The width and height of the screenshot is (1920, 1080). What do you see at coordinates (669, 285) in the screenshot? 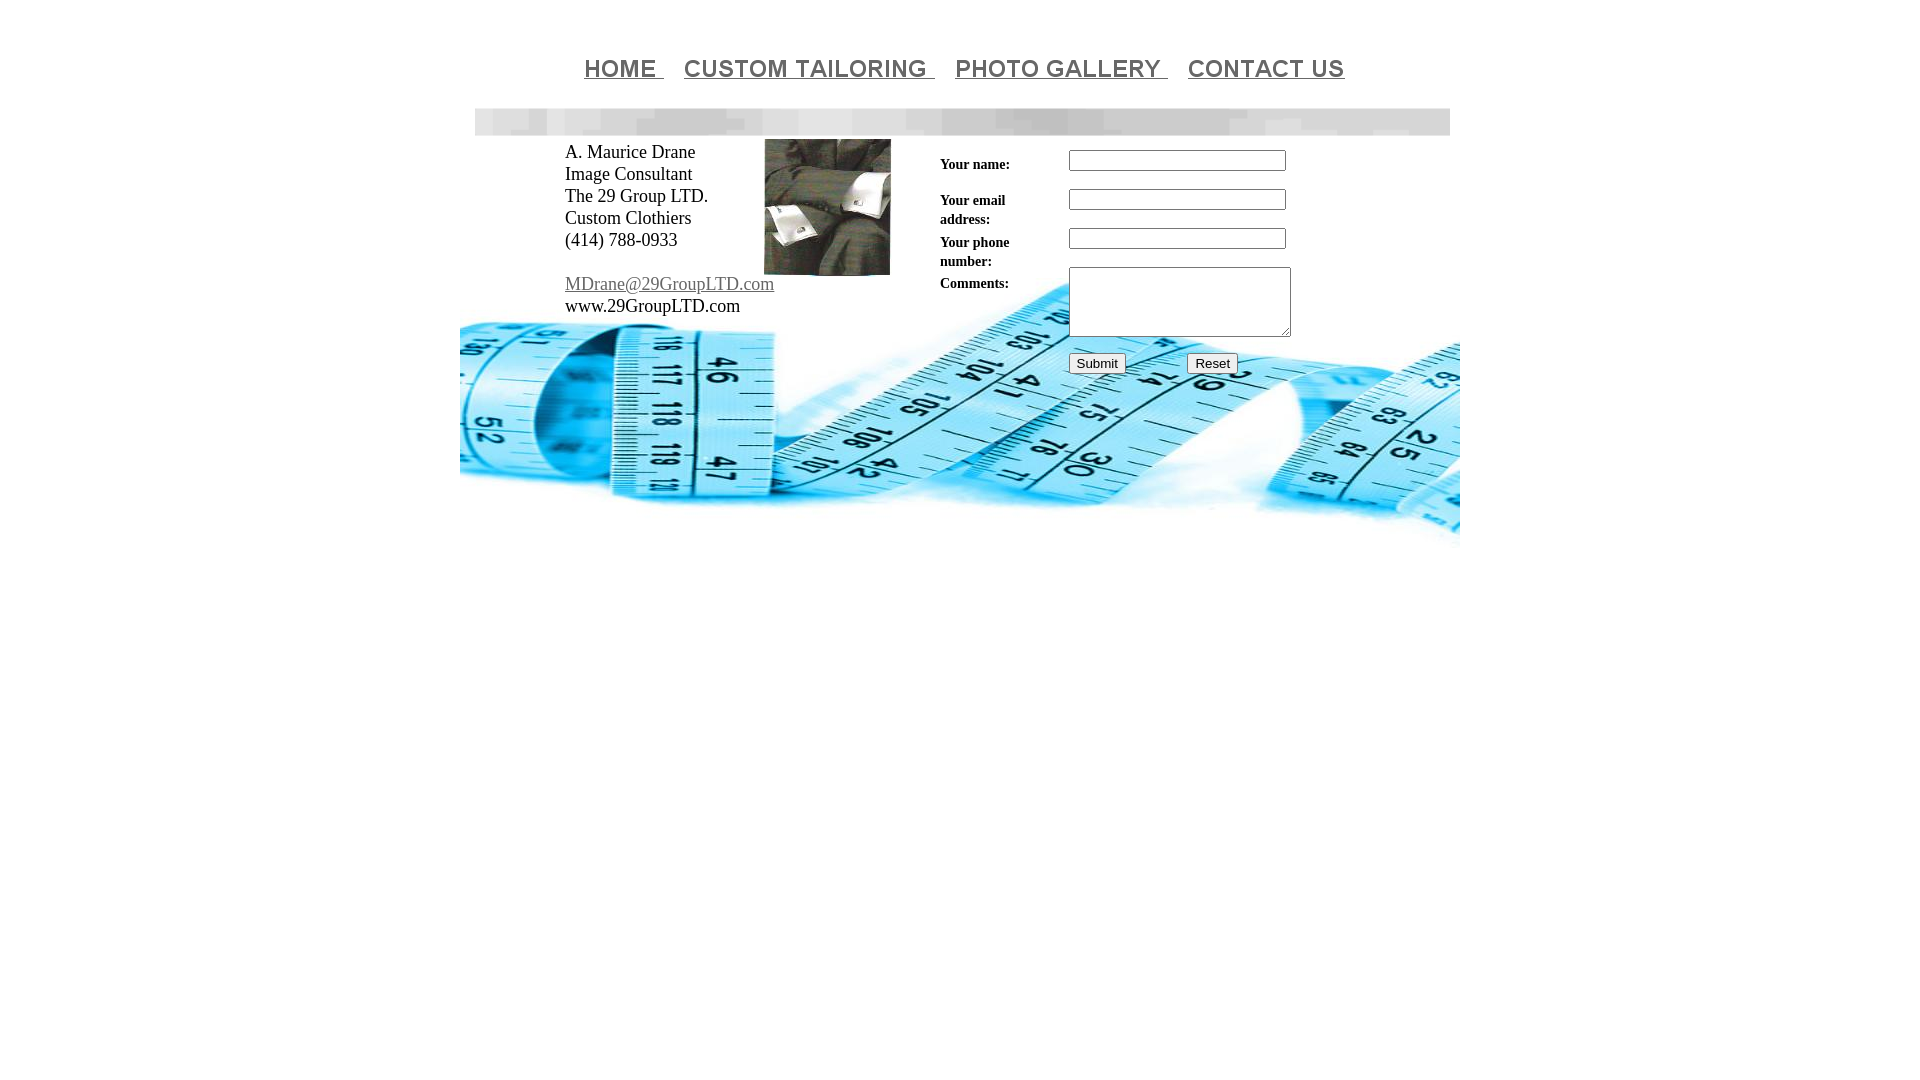
I see `'MDrane@29GroupLTD.com'` at bounding box center [669, 285].